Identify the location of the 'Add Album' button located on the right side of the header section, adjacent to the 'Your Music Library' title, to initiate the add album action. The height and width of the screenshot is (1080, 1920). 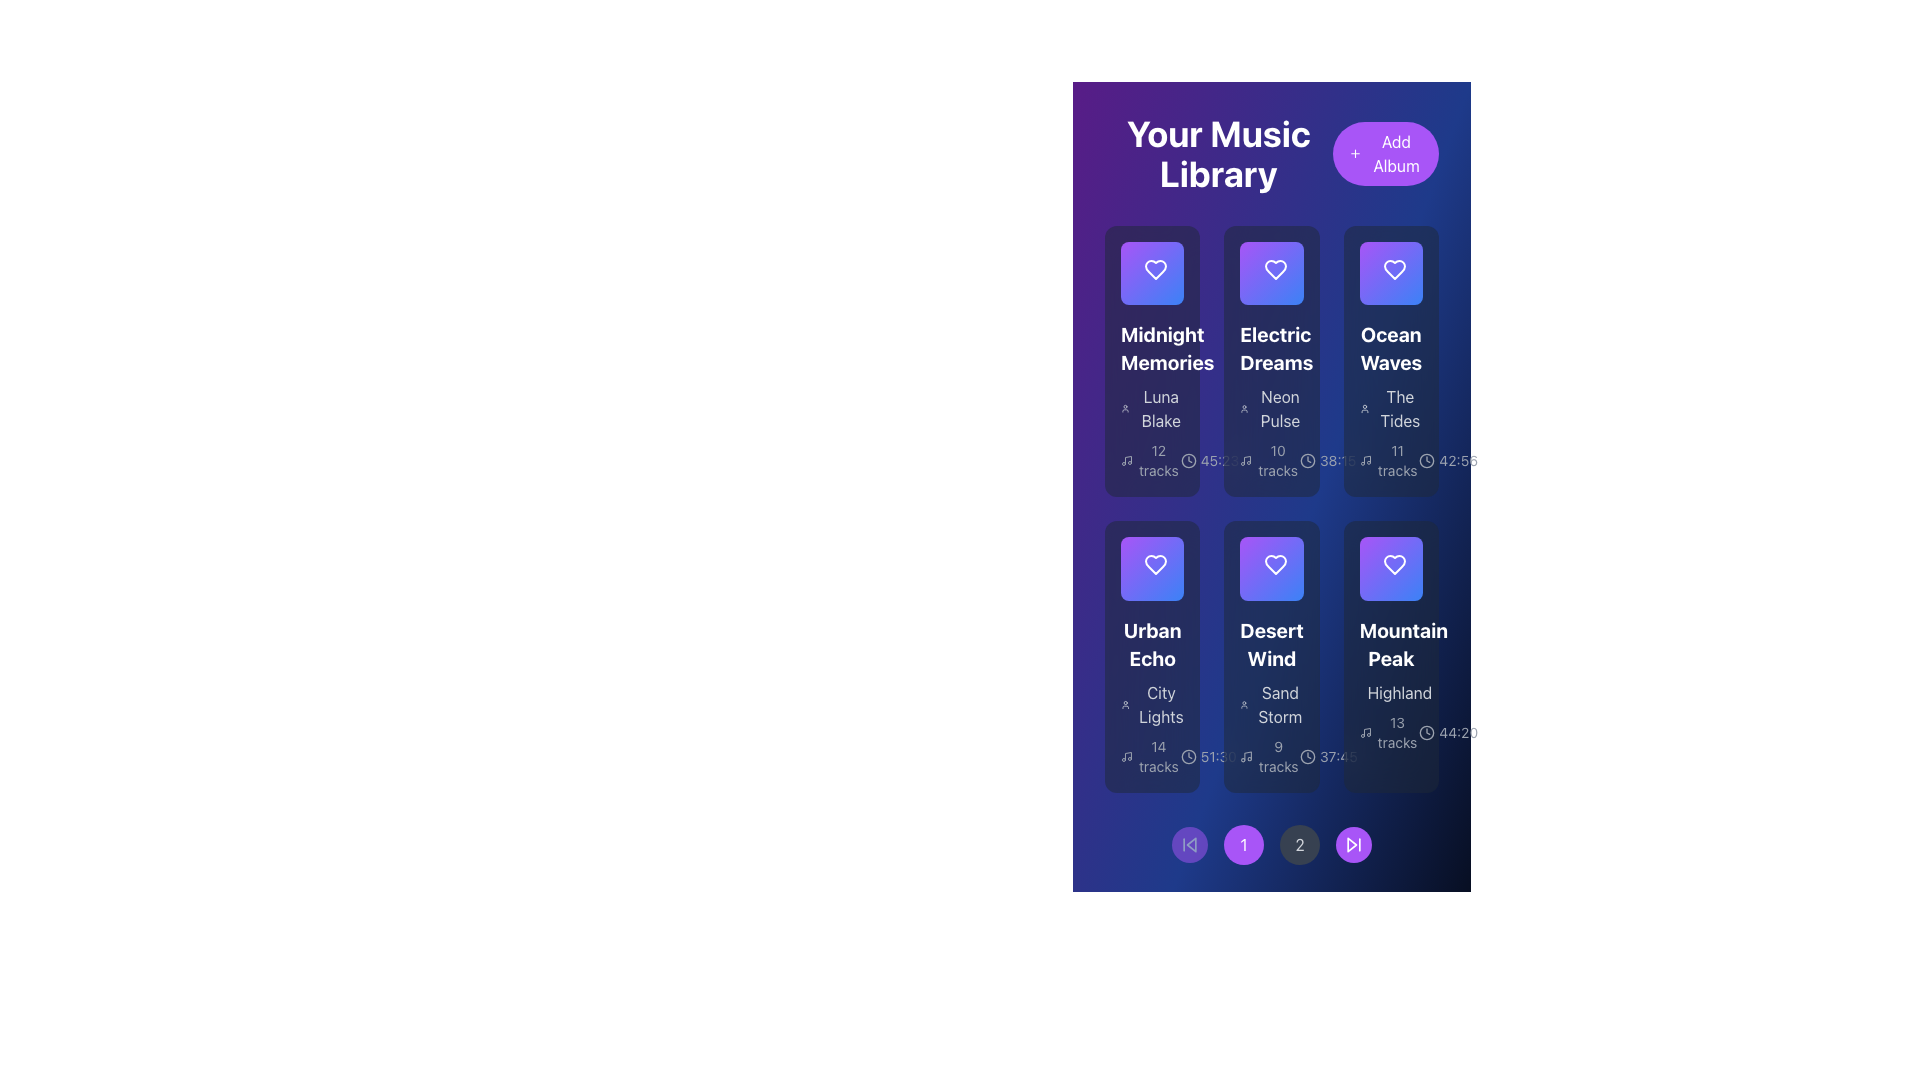
(1384, 153).